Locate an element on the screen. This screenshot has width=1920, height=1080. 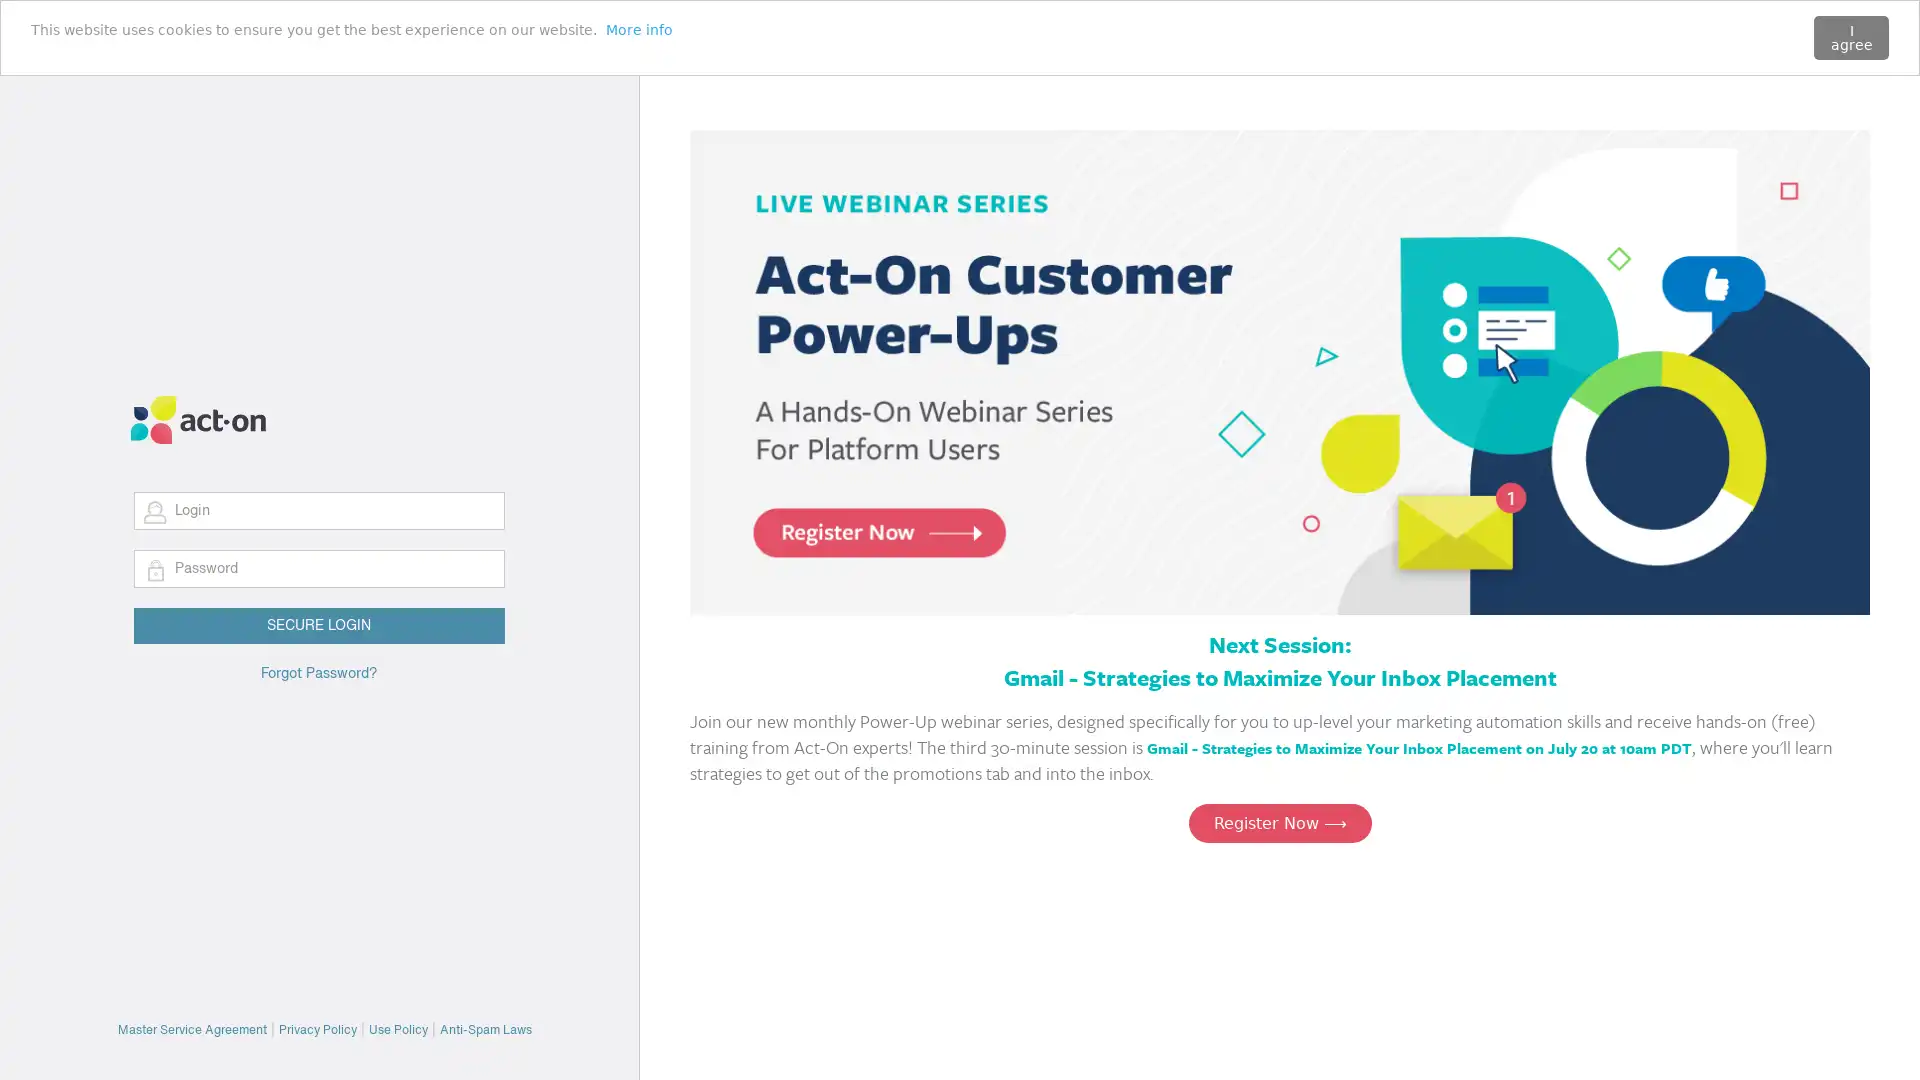
SECURE LOGIN is located at coordinates (317, 624).